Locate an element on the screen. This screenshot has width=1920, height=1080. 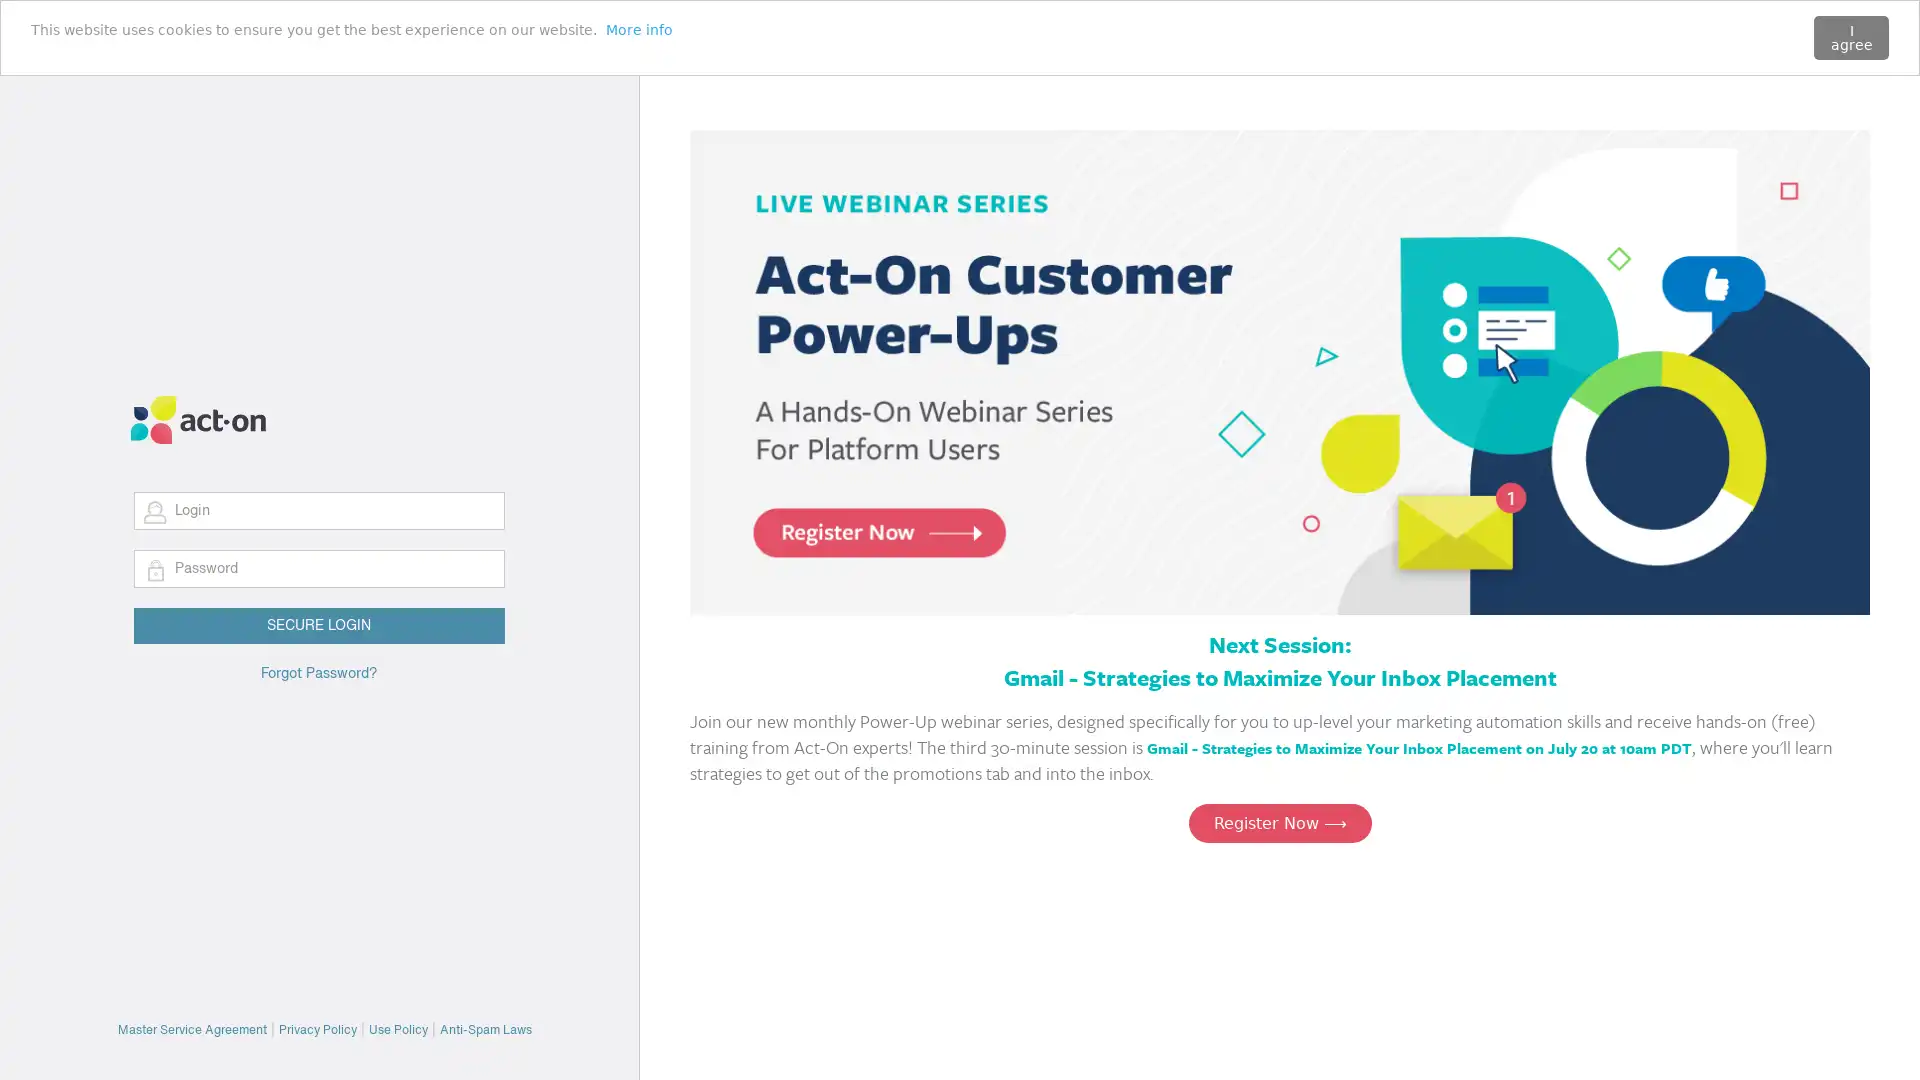
SECURE LOGIN is located at coordinates (317, 624).